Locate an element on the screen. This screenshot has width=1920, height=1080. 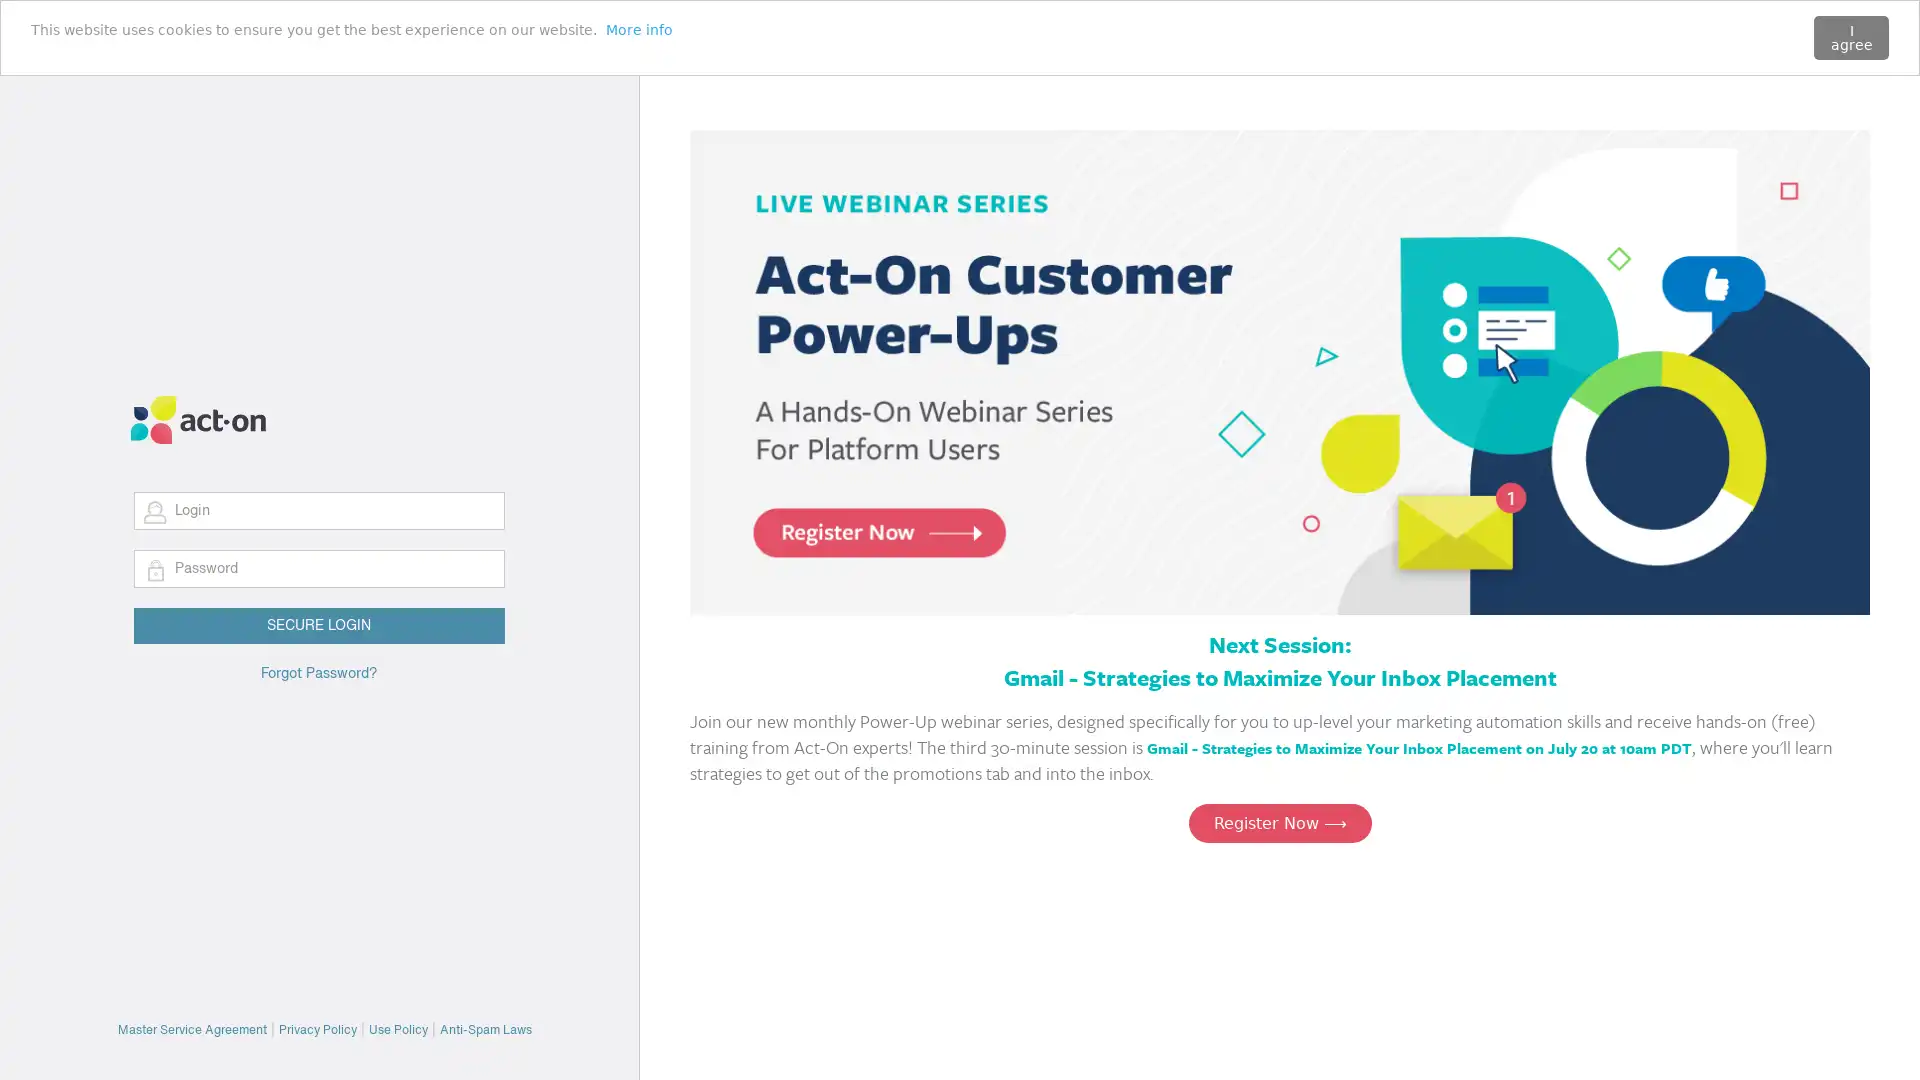
SECURE LOGIN is located at coordinates (317, 624).